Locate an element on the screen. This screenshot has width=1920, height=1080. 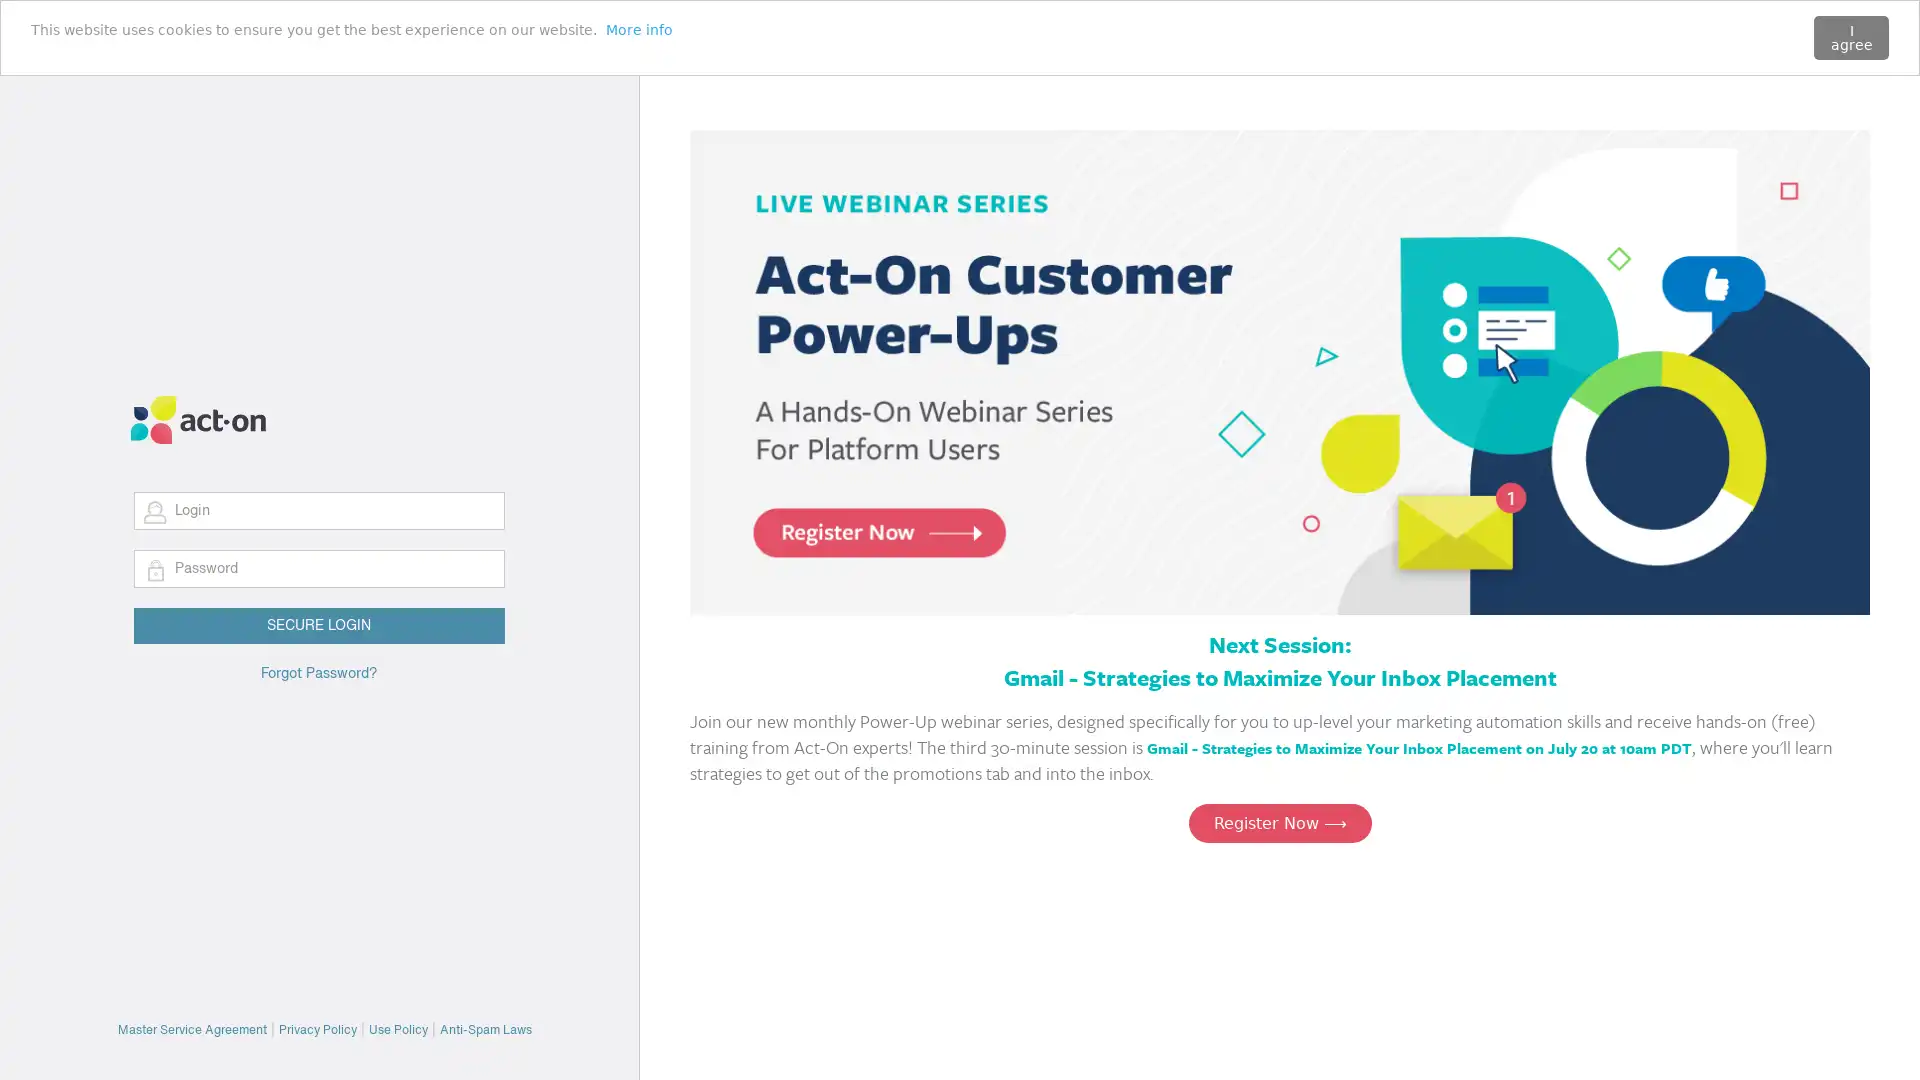
SECURE LOGIN is located at coordinates (317, 624).